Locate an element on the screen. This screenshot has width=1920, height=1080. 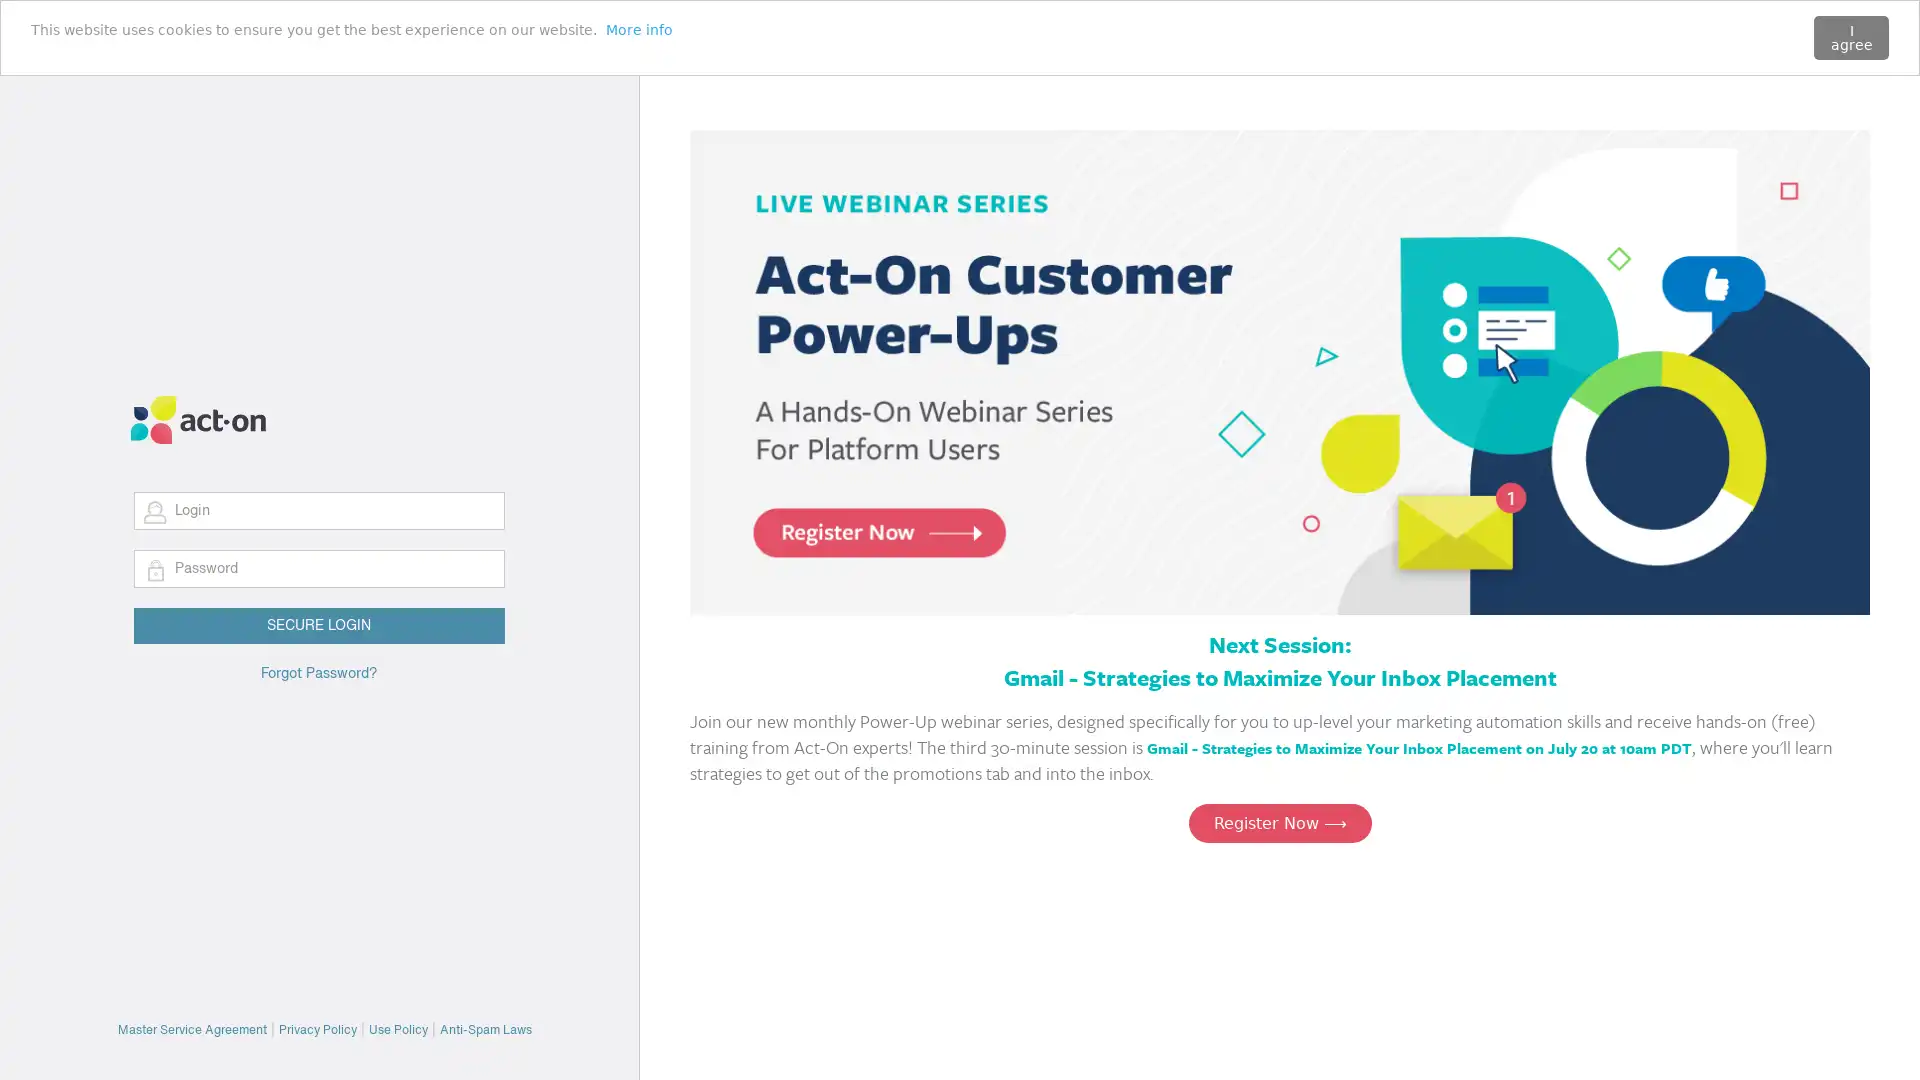
SECURE LOGIN is located at coordinates (317, 624).